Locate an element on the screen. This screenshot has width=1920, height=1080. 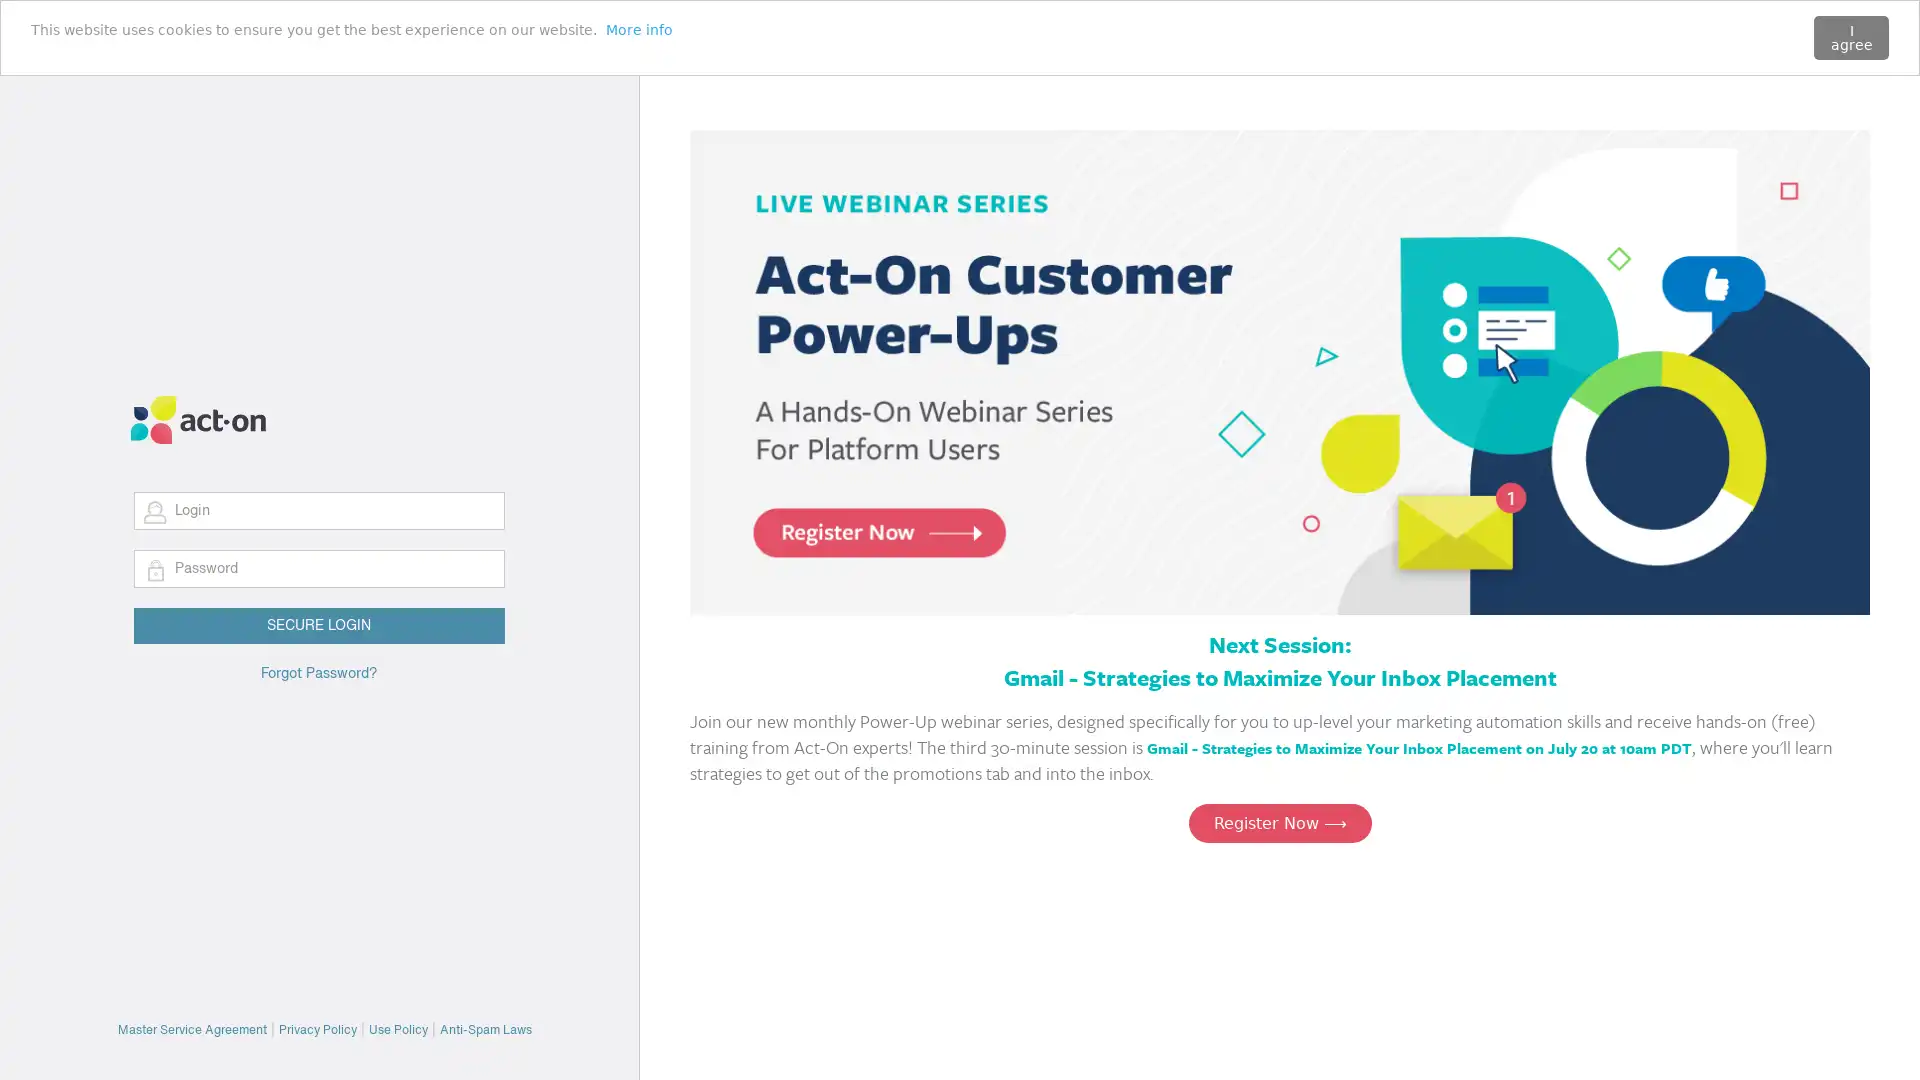
SECURE LOGIN is located at coordinates (317, 624).